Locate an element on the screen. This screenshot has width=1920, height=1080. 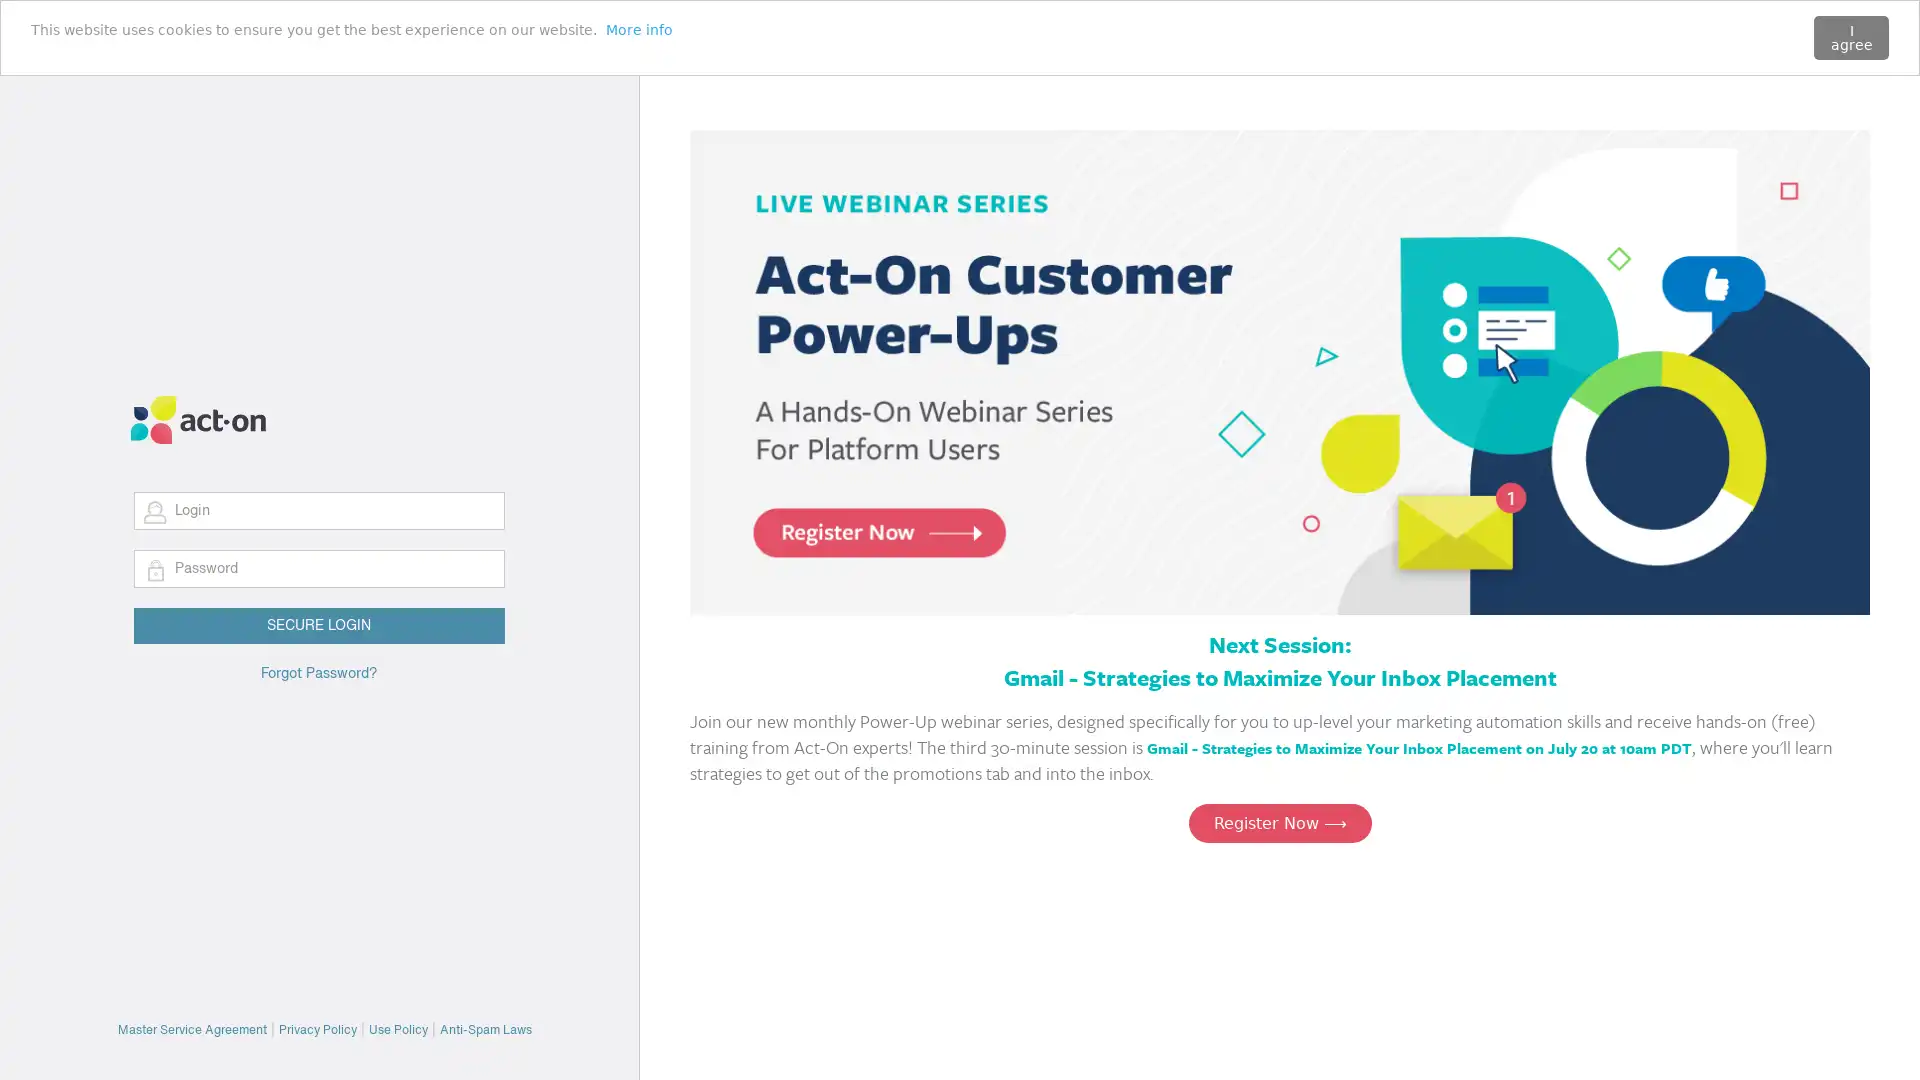
SECURE LOGIN is located at coordinates (317, 624).